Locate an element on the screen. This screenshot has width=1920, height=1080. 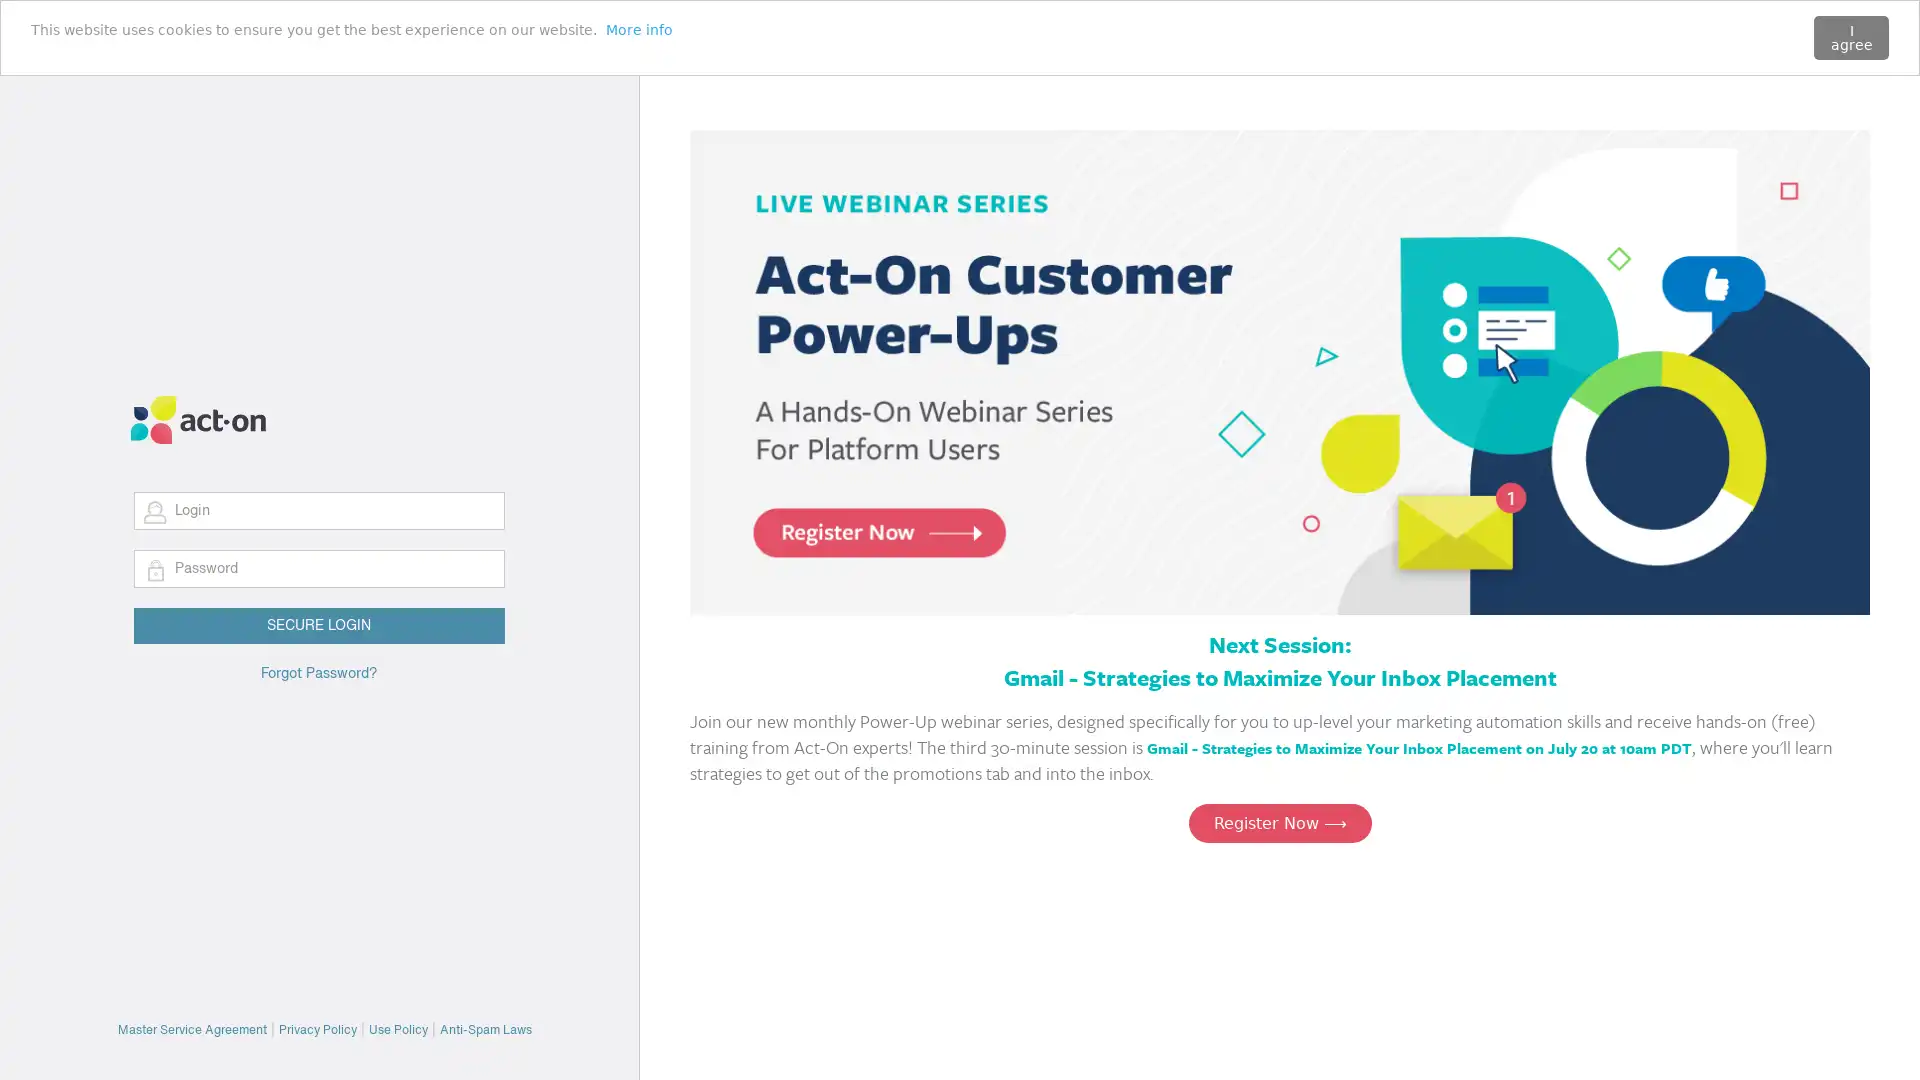
SECURE LOGIN is located at coordinates (317, 624).